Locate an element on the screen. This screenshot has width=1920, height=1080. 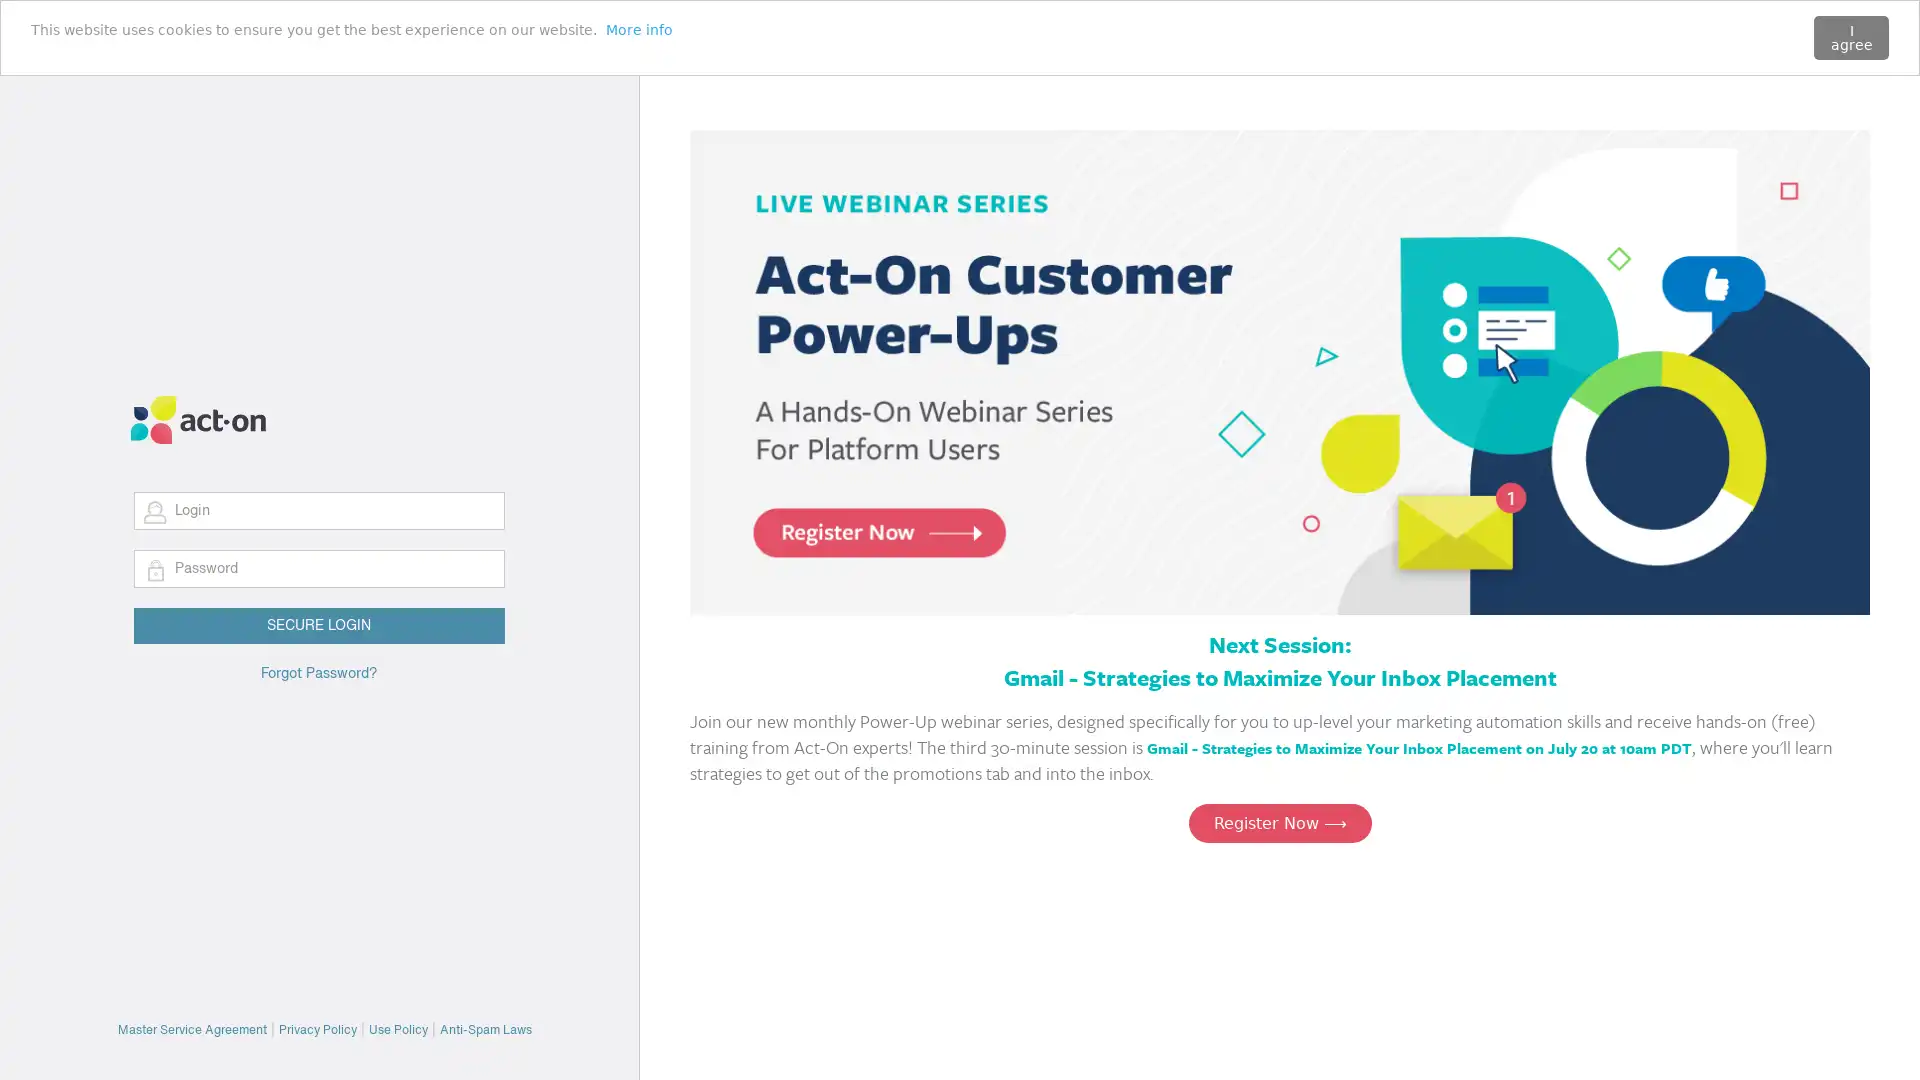
SECURE LOGIN is located at coordinates (317, 624).